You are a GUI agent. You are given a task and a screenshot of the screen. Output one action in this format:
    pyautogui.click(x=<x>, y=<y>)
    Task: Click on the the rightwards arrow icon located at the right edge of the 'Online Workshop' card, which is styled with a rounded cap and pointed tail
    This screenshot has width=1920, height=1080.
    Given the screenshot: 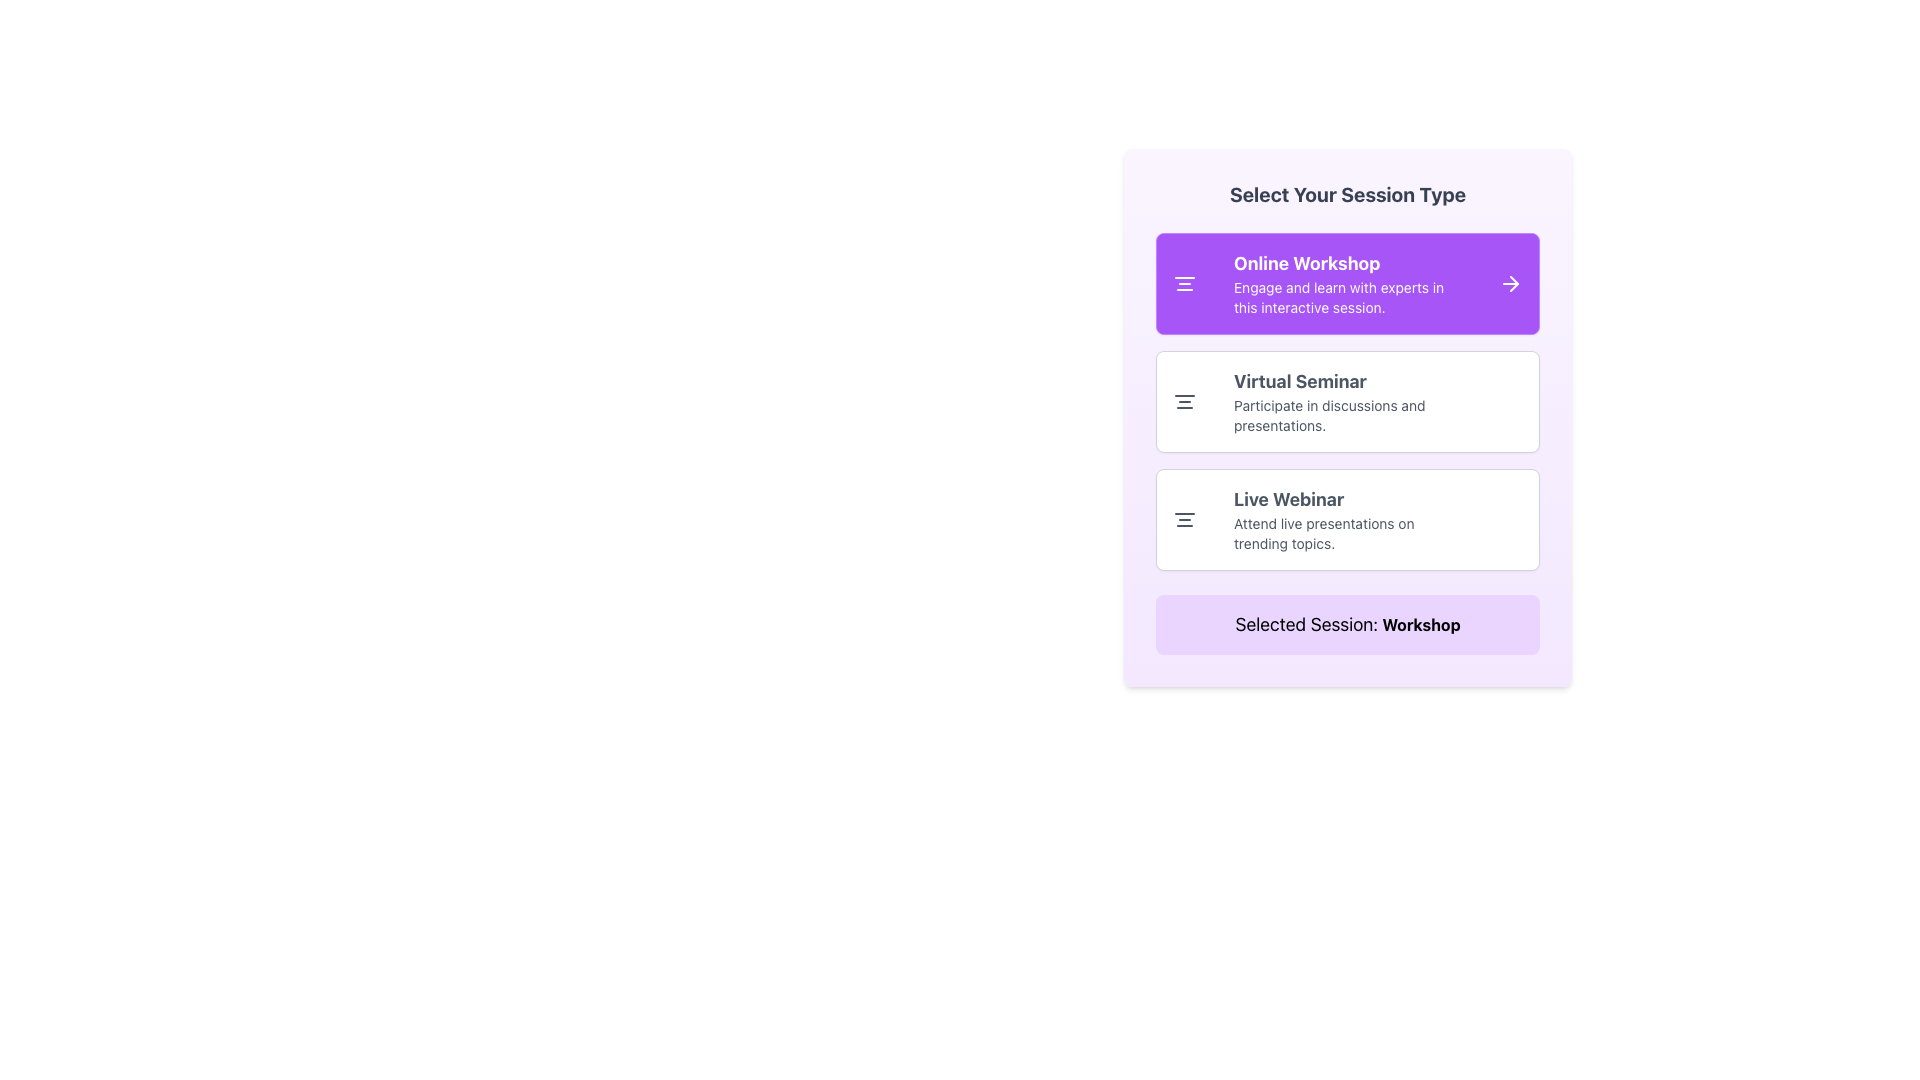 What is the action you would take?
    pyautogui.click(x=1511, y=284)
    